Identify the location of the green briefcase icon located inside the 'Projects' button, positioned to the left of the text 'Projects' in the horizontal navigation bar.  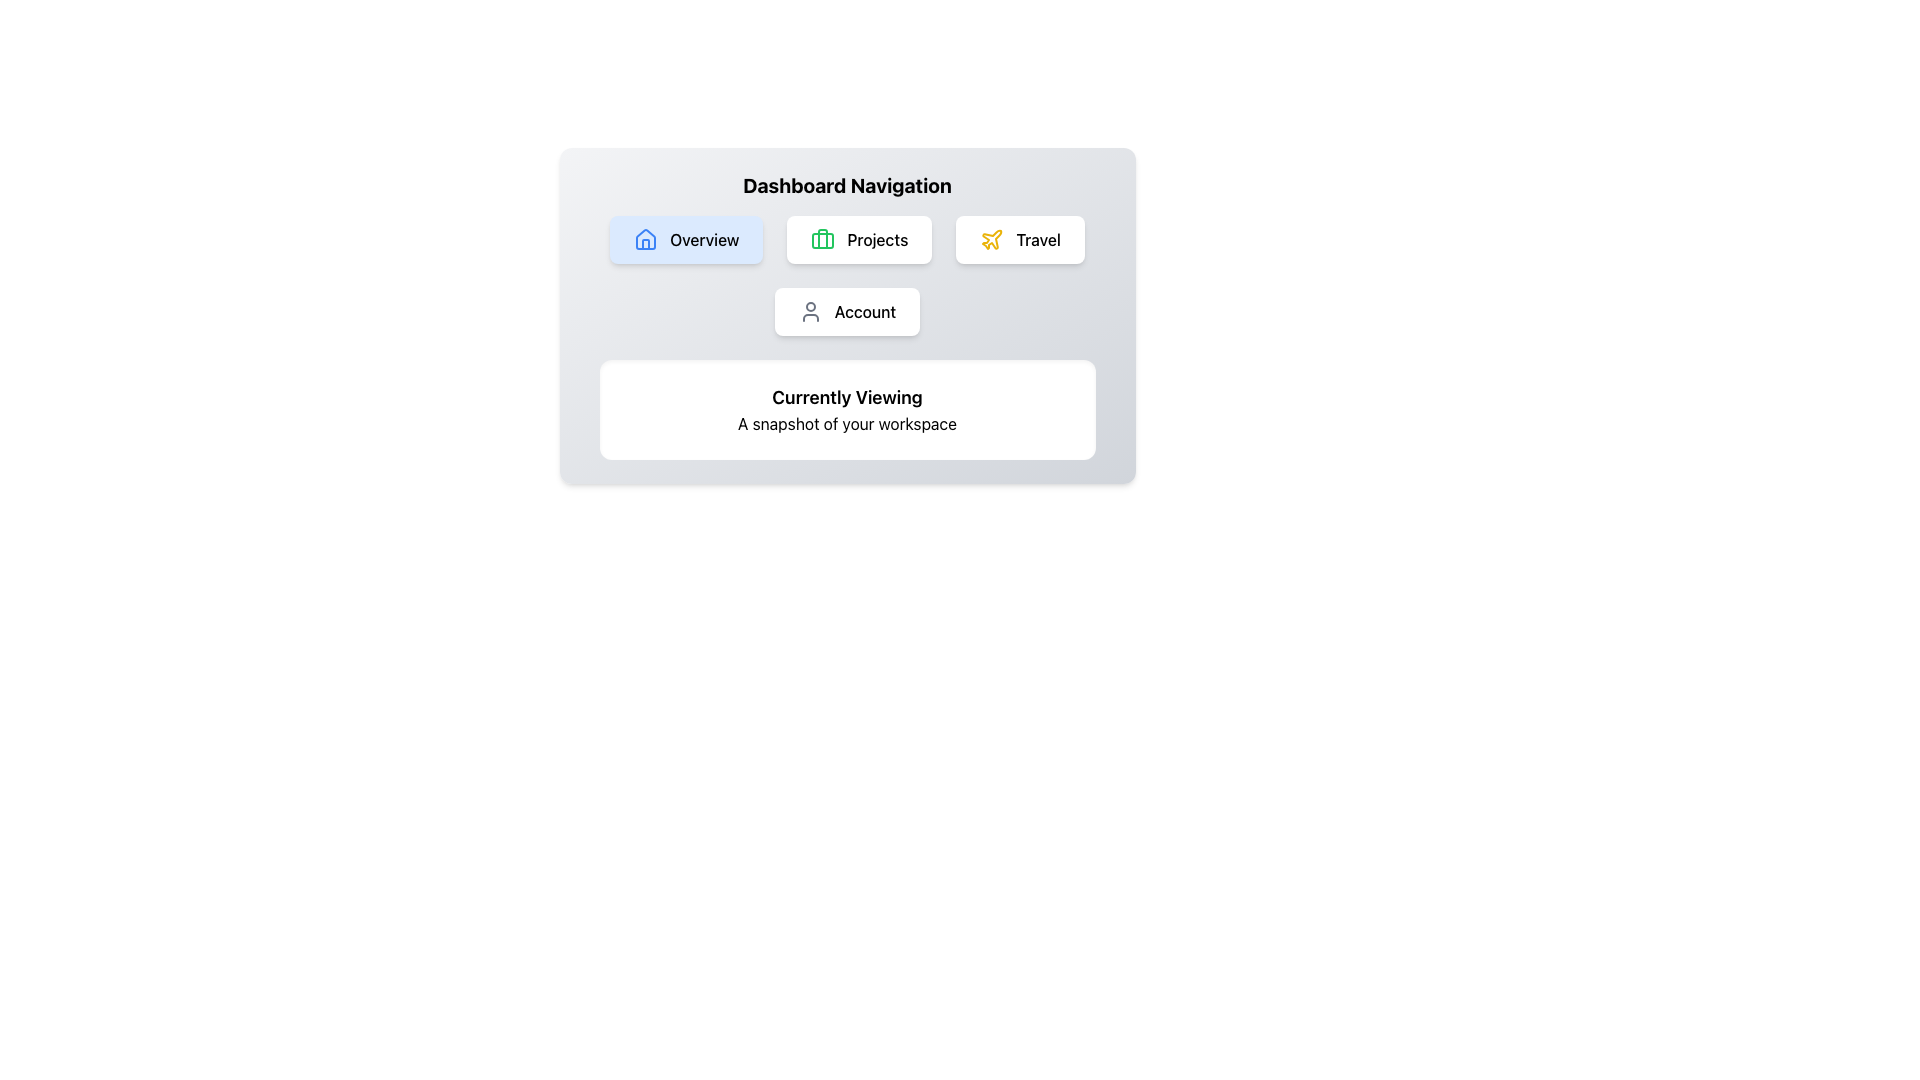
(823, 238).